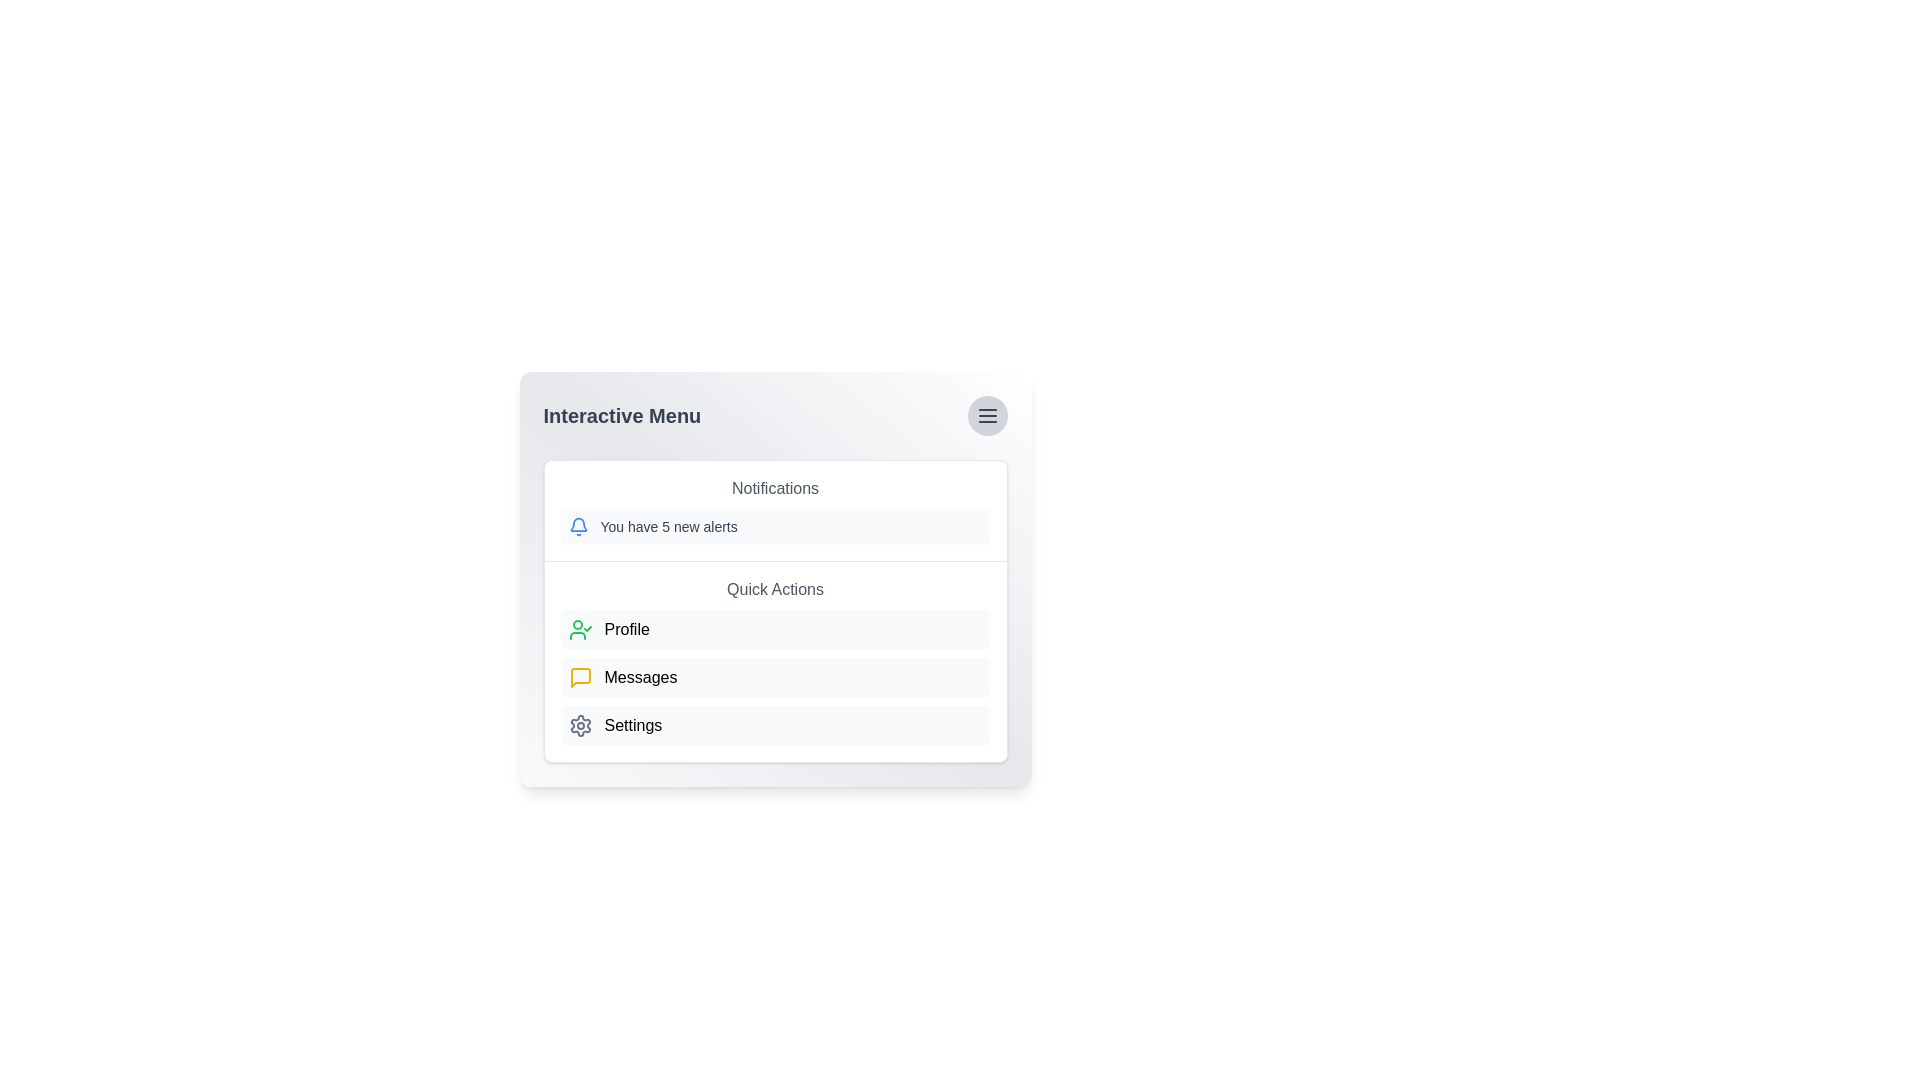 This screenshot has height=1080, width=1920. What do you see at coordinates (774, 628) in the screenshot?
I see `the 'Profile' button` at bounding box center [774, 628].